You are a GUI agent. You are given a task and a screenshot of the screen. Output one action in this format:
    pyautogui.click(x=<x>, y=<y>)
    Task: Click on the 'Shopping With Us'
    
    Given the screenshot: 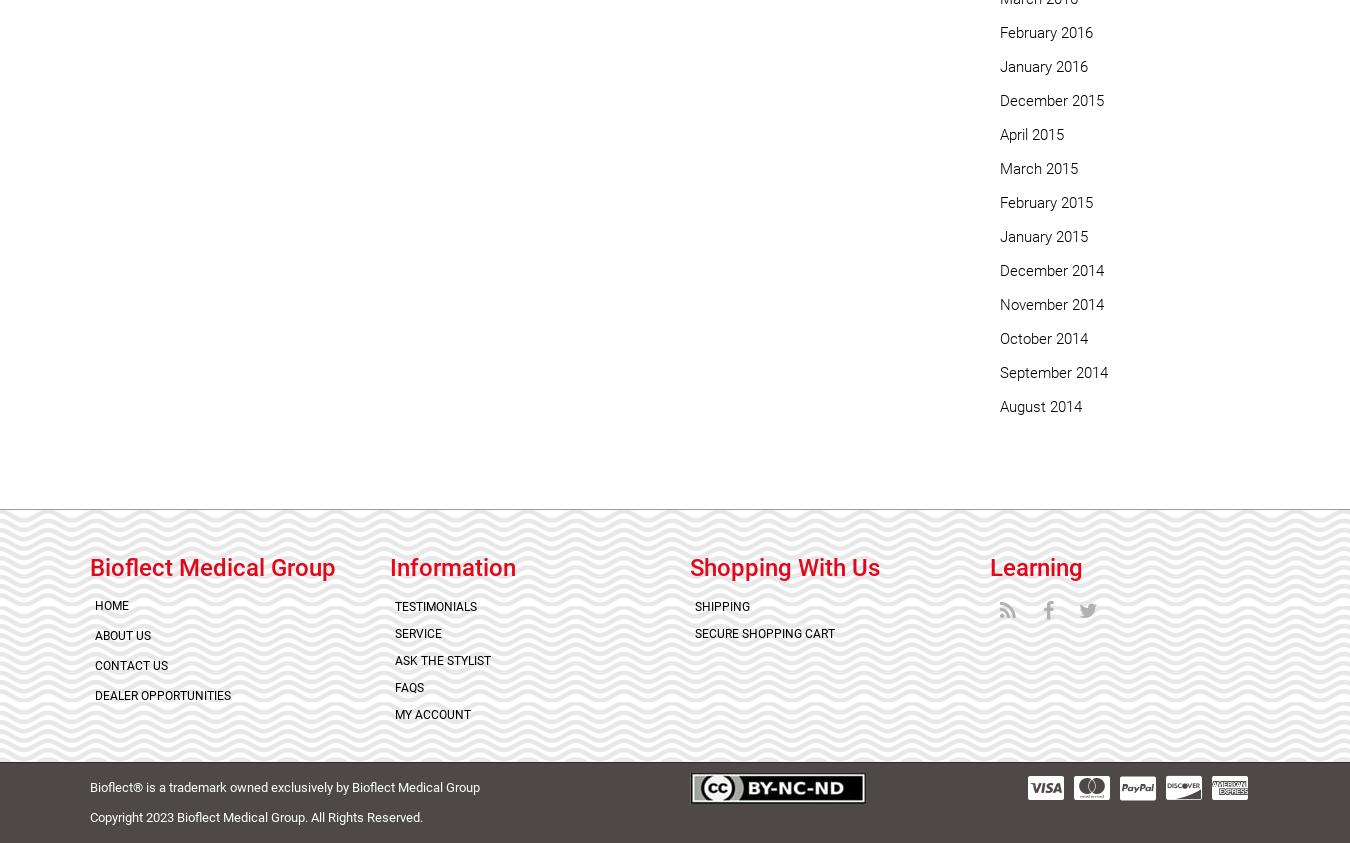 What is the action you would take?
    pyautogui.click(x=784, y=566)
    